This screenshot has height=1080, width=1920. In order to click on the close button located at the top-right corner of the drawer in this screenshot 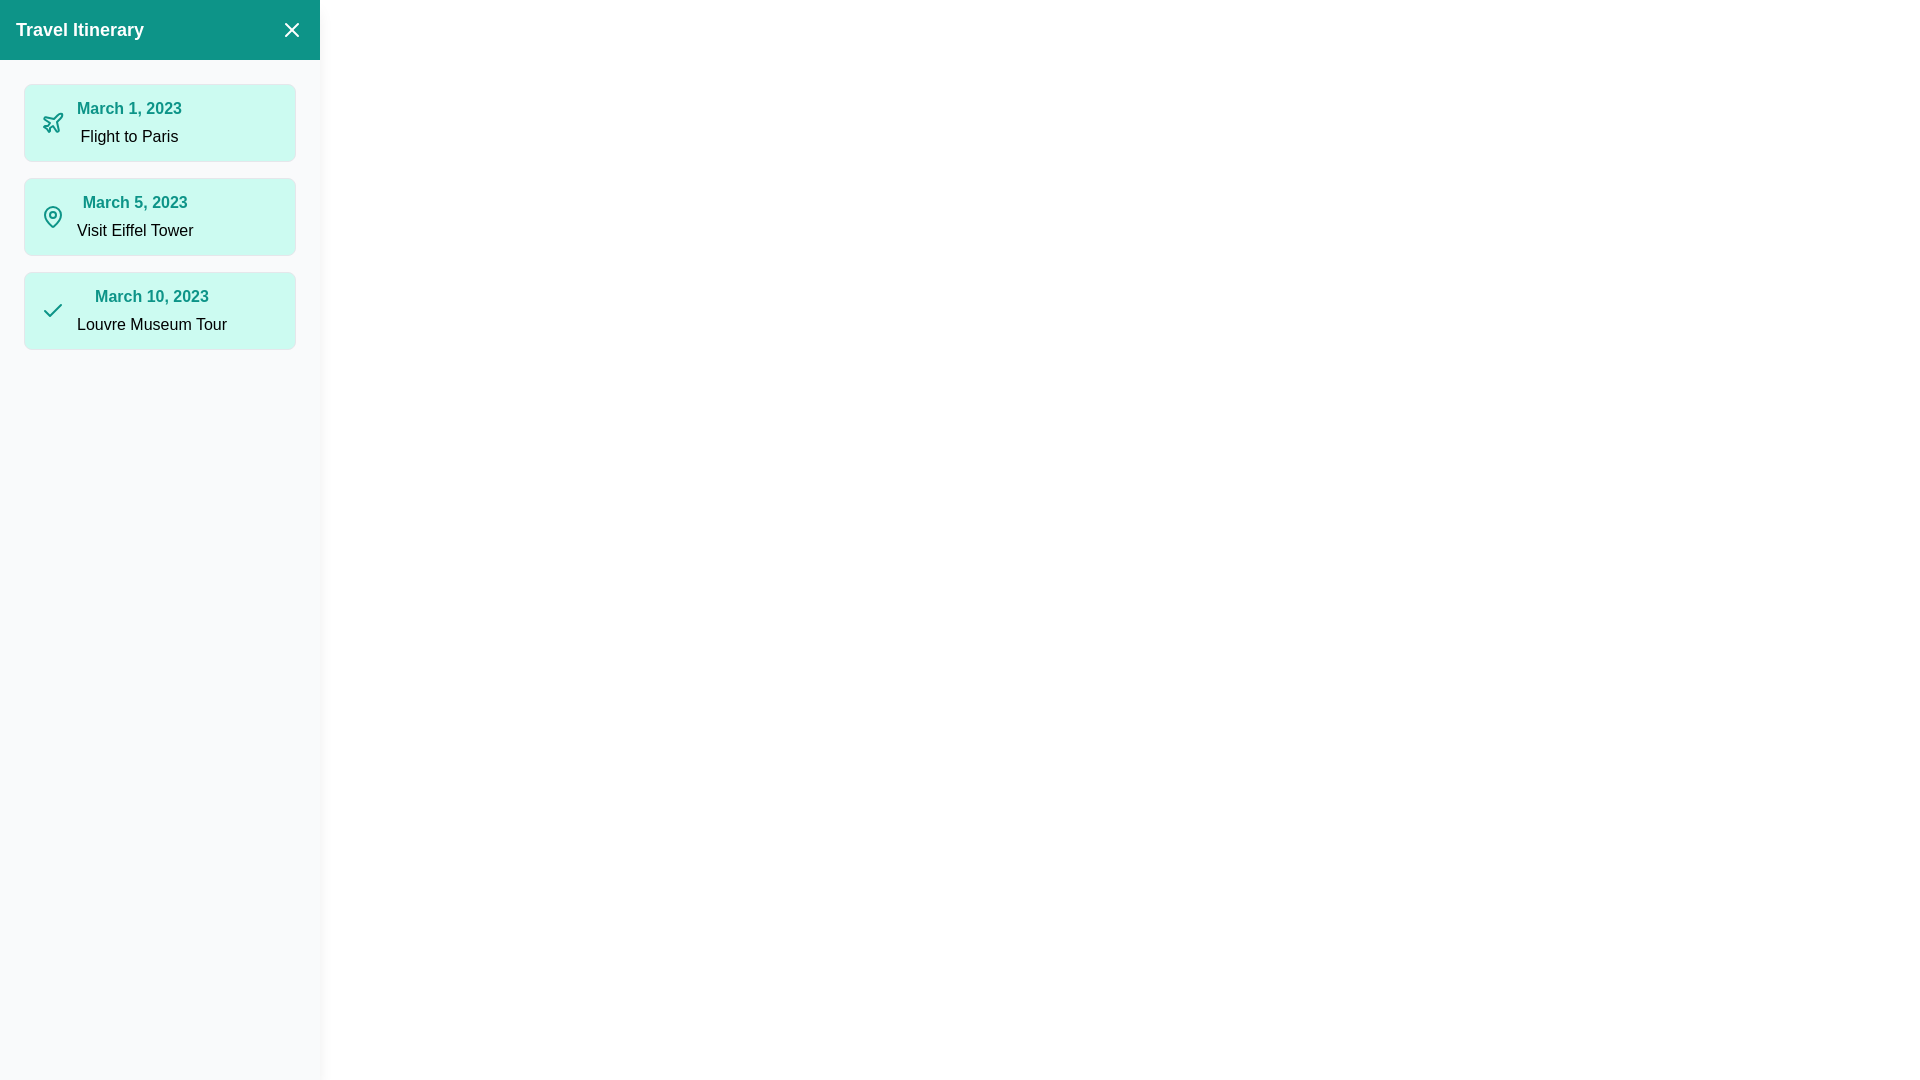, I will do `click(291, 30)`.